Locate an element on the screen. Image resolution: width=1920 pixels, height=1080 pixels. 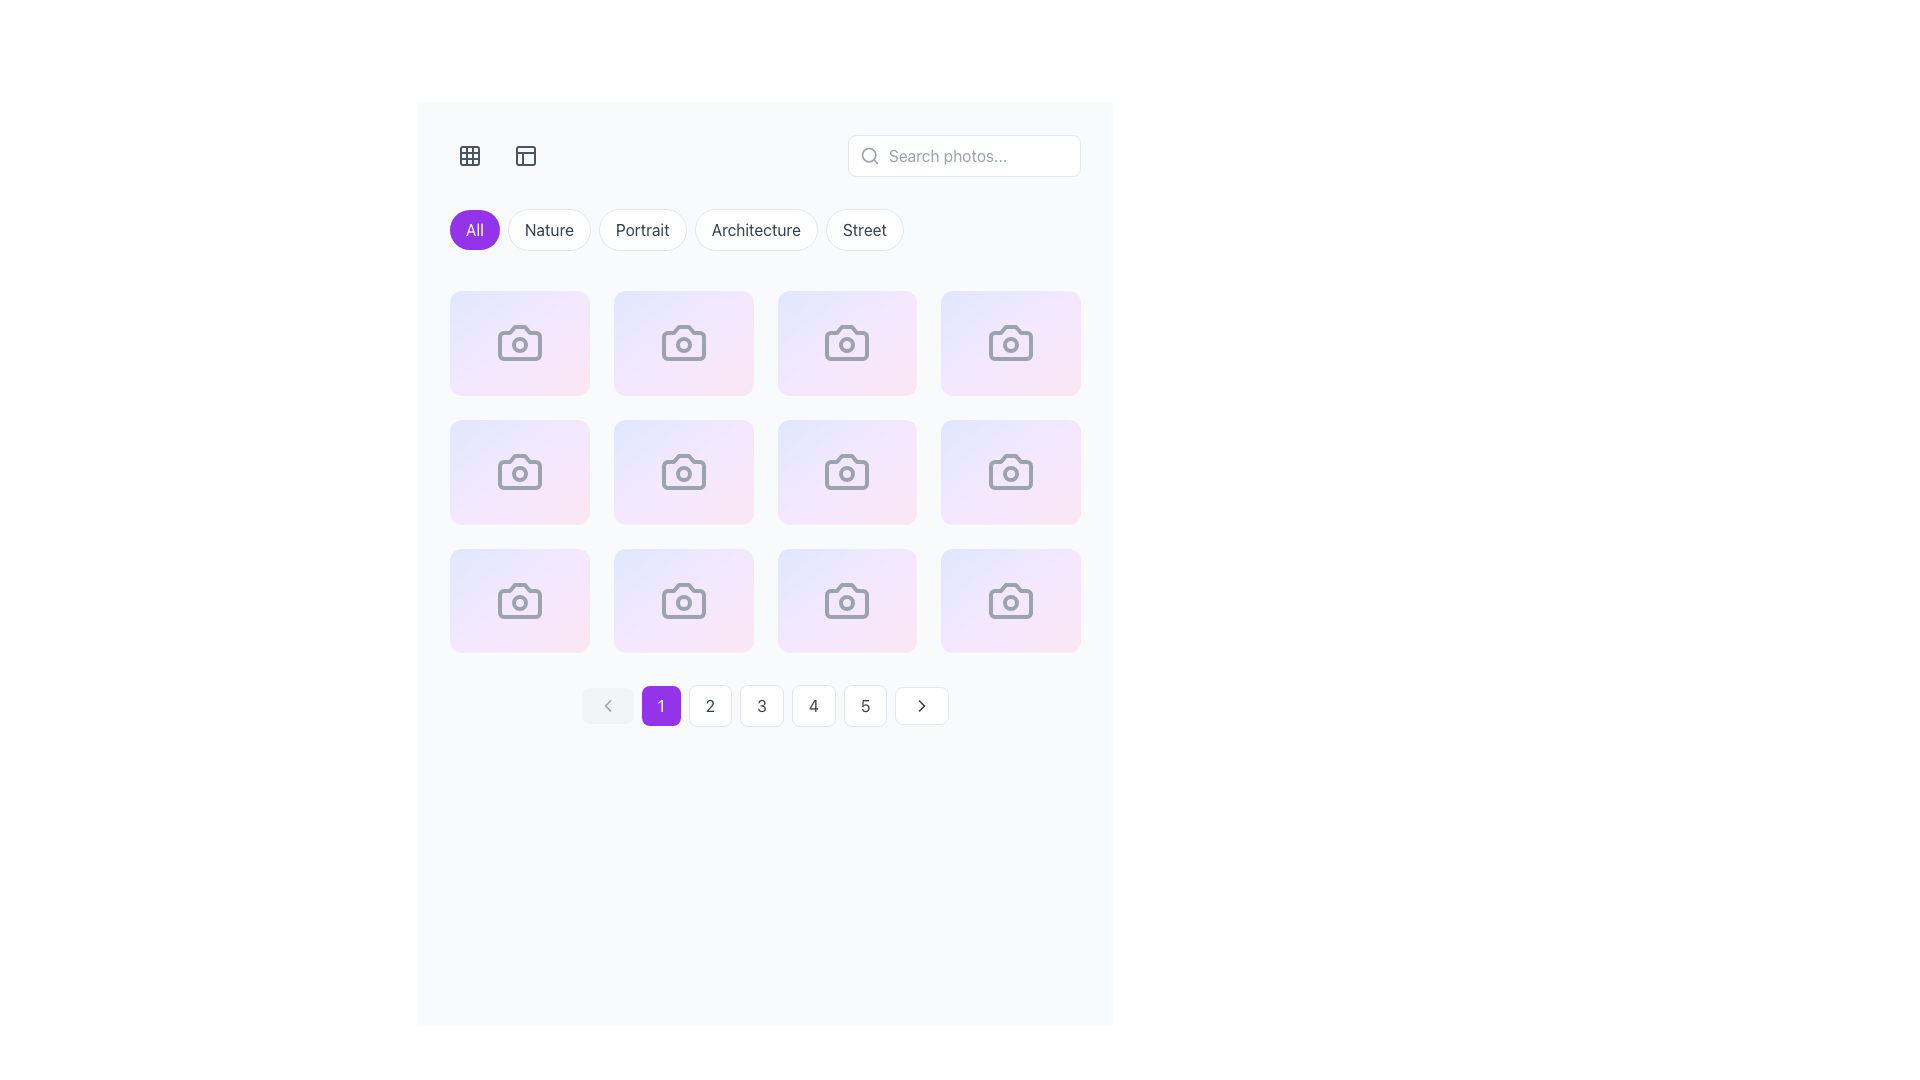
the second button in a horizontal row of three to change its background color is located at coordinates (1020, 362).